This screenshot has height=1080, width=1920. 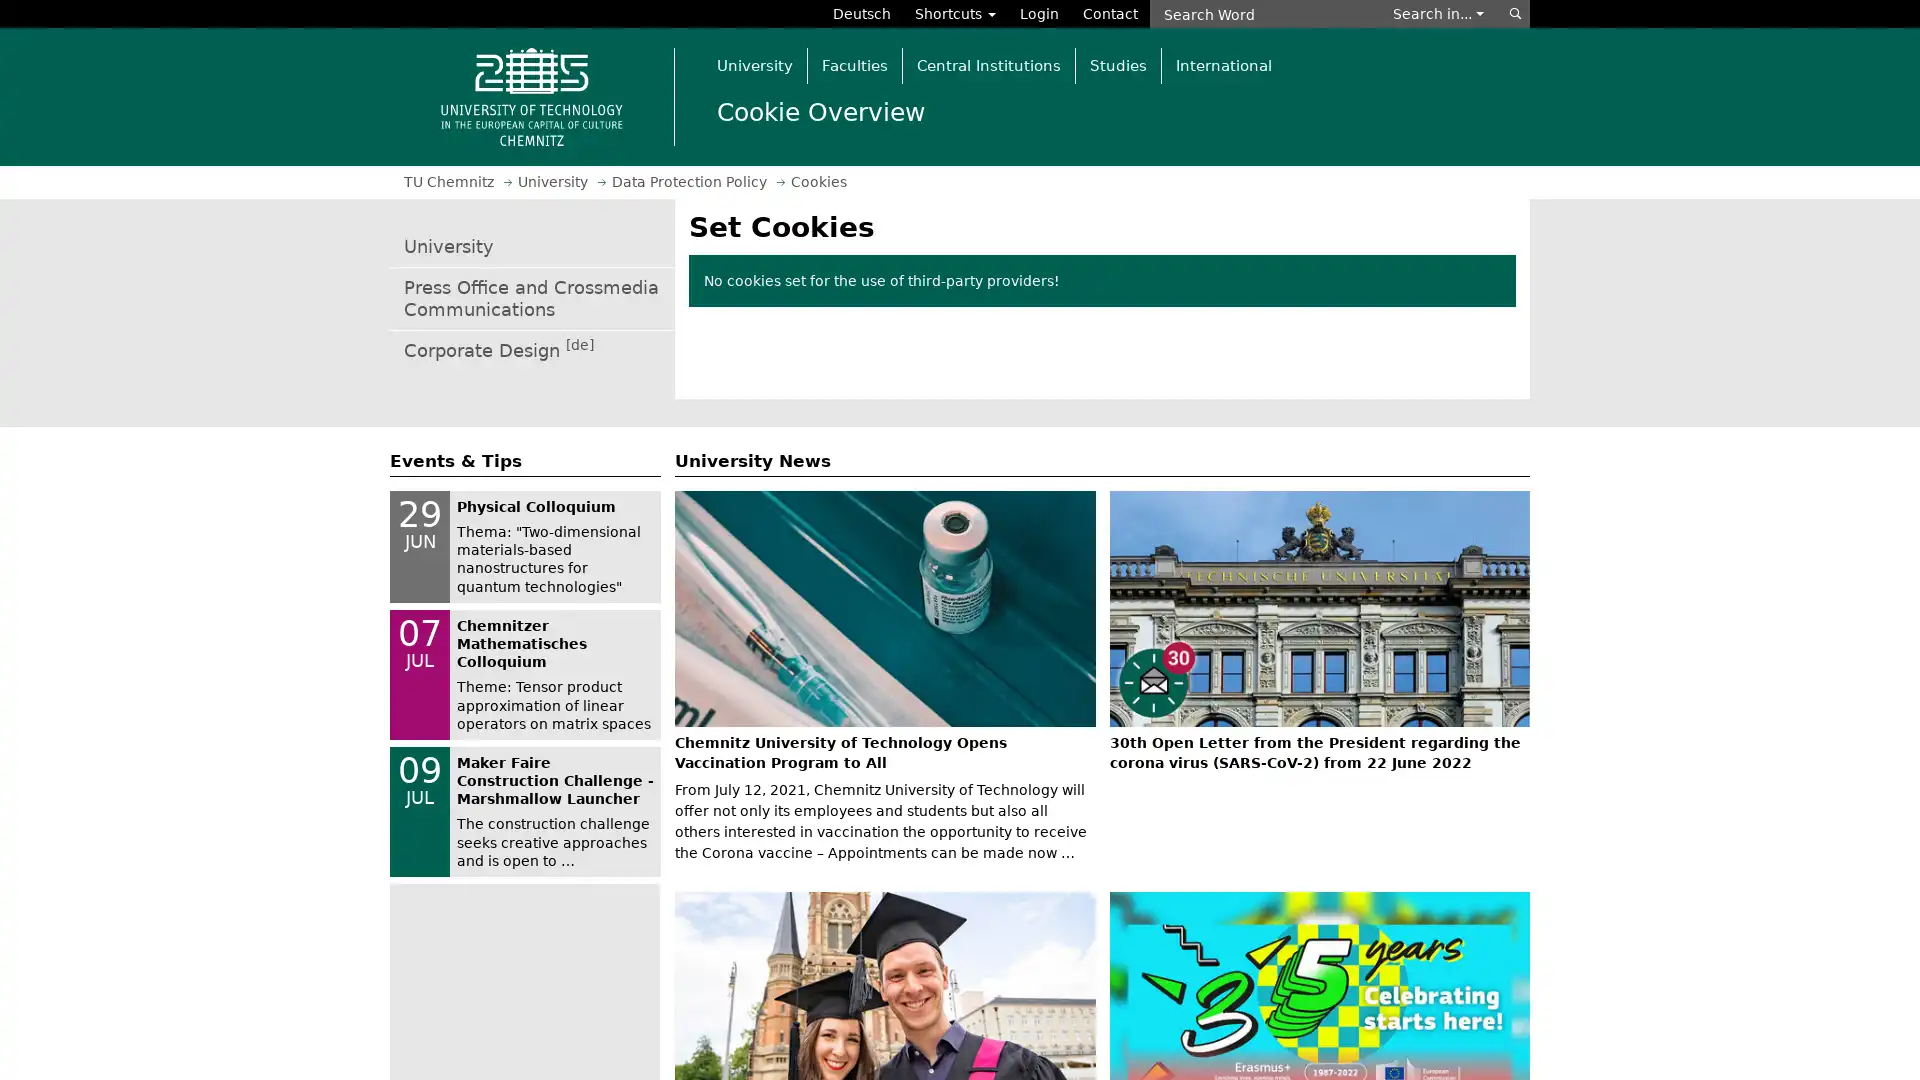 What do you see at coordinates (1117, 64) in the screenshot?
I see `Studies` at bounding box center [1117, 64].